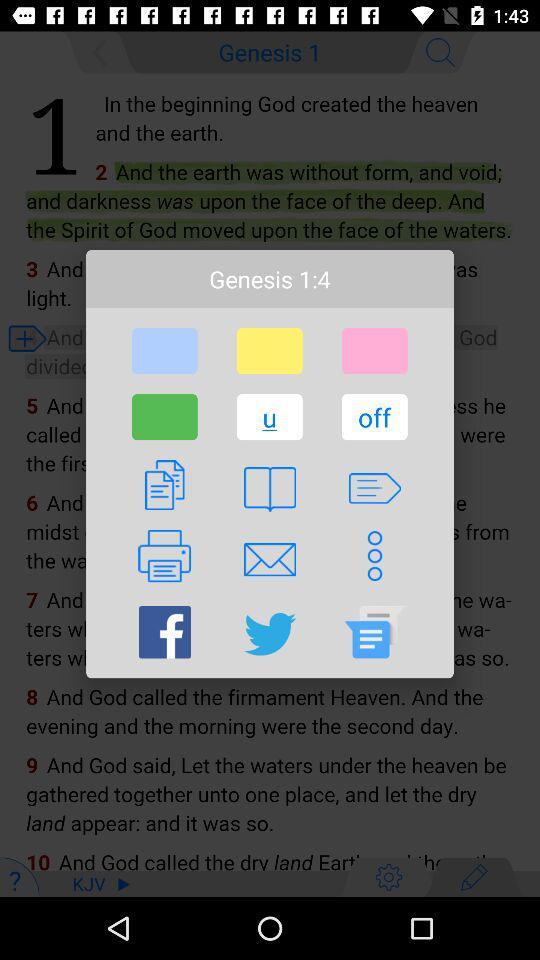 This screenshot has width=540, height=960. What do you see at coordinates (374, 487) in the screenshot?
I see `the icon below off icon` at bounding box center [374, 487].